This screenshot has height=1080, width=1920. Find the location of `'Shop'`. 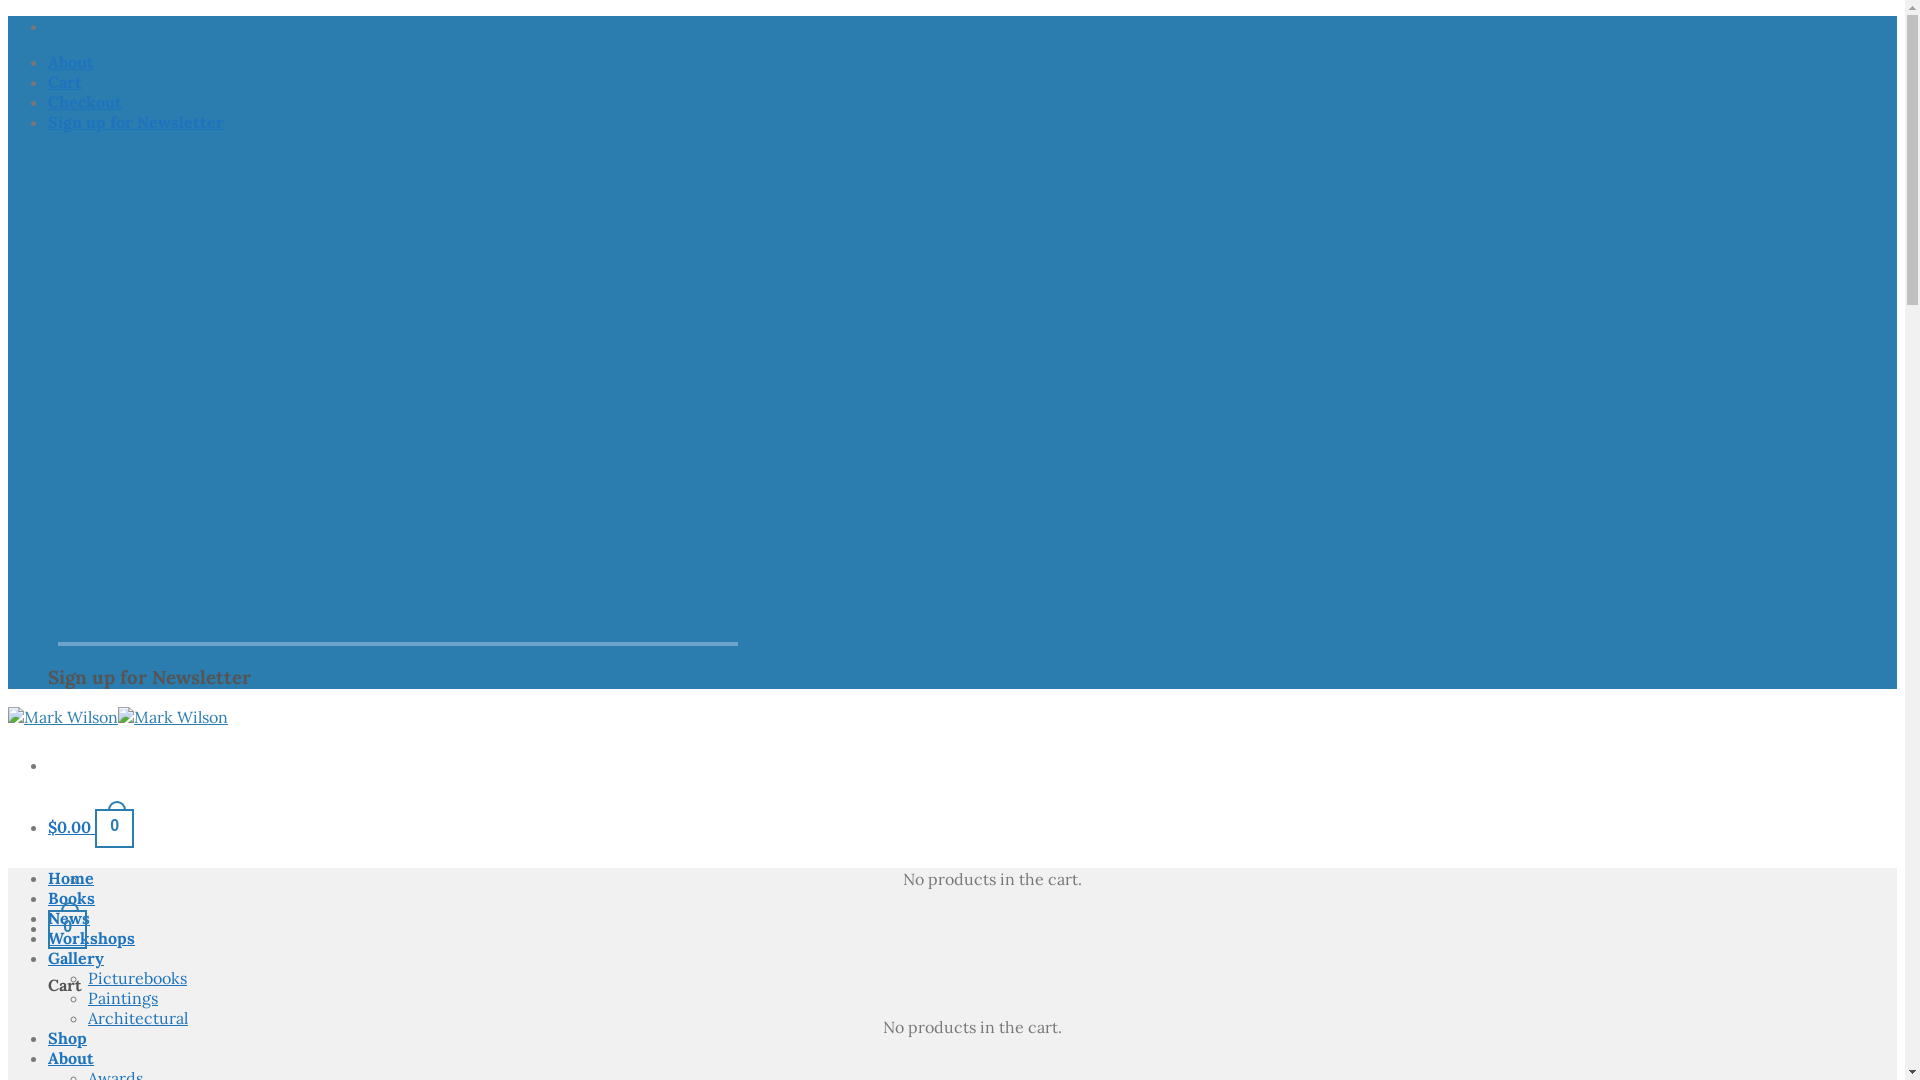

'Shop' is located at coordinates (48, 1036).